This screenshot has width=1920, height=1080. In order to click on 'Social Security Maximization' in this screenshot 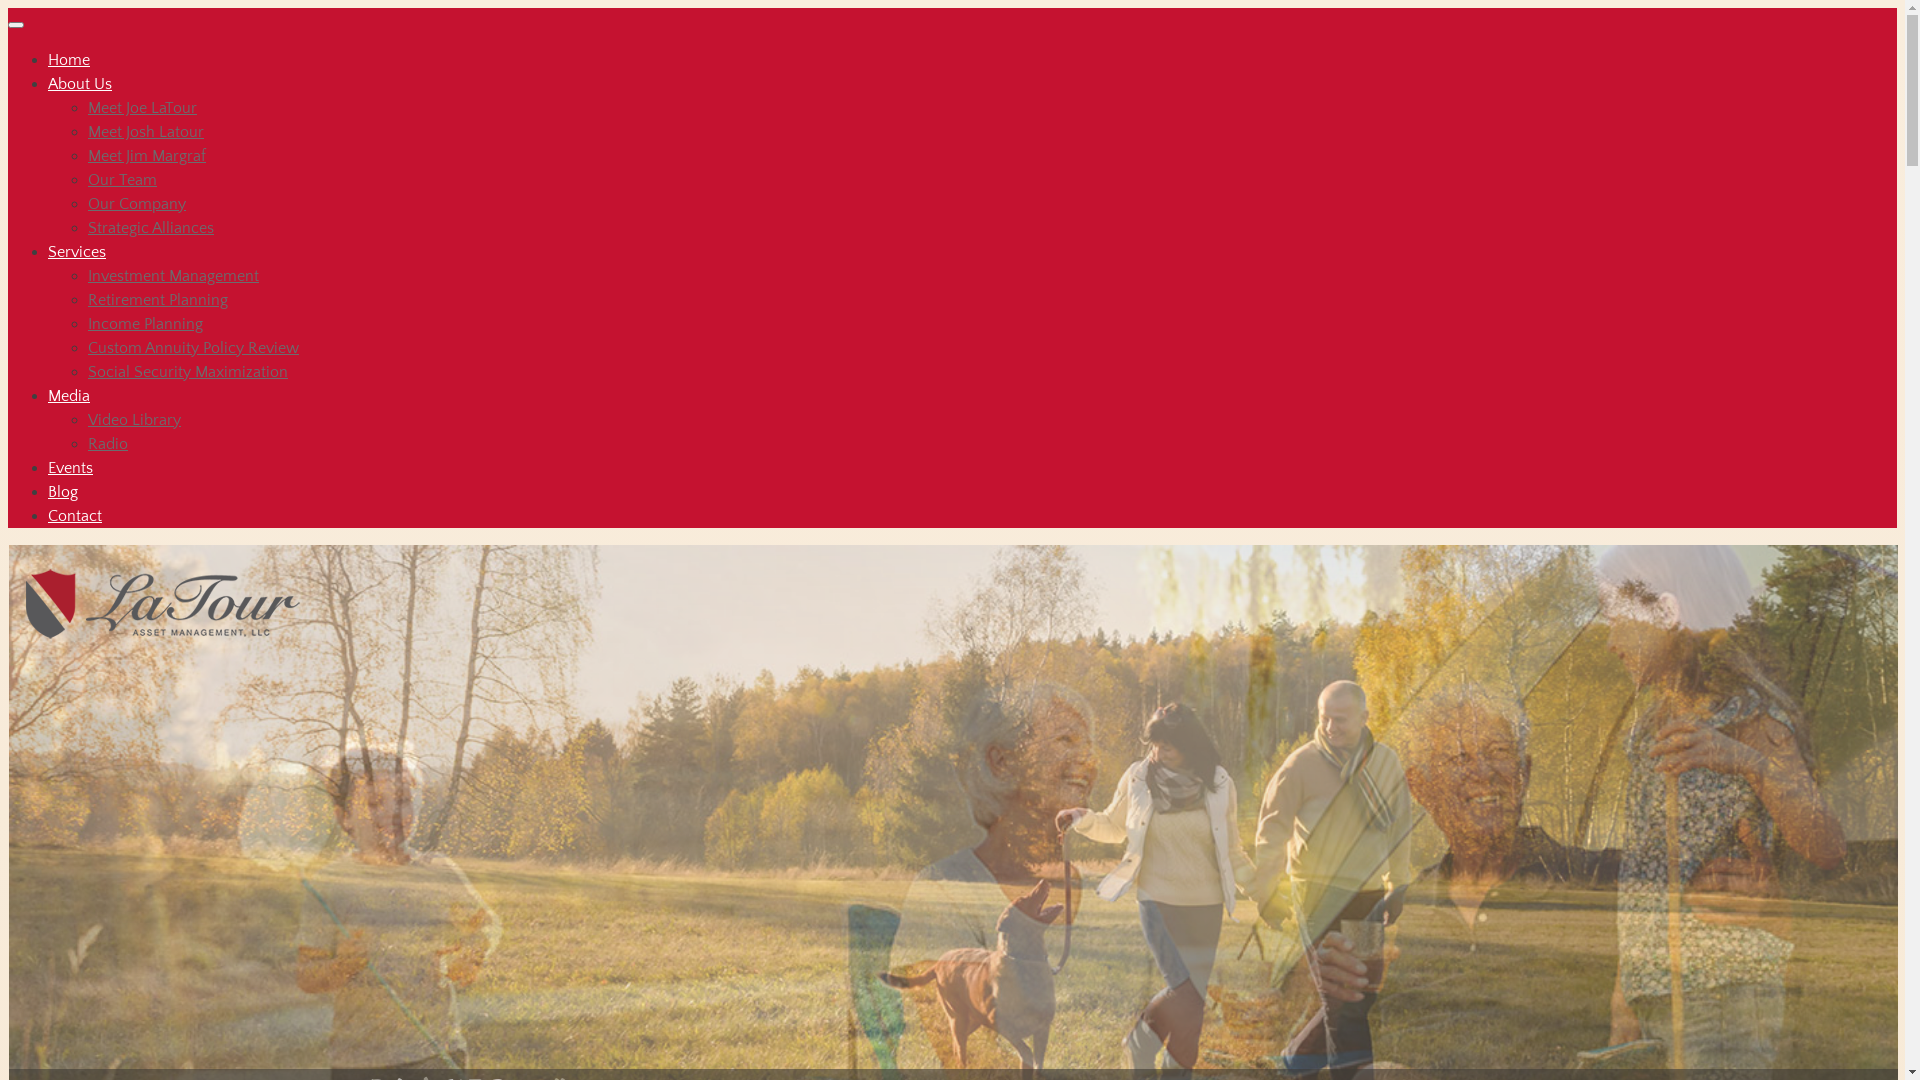, I will do `click(187, 371)`.